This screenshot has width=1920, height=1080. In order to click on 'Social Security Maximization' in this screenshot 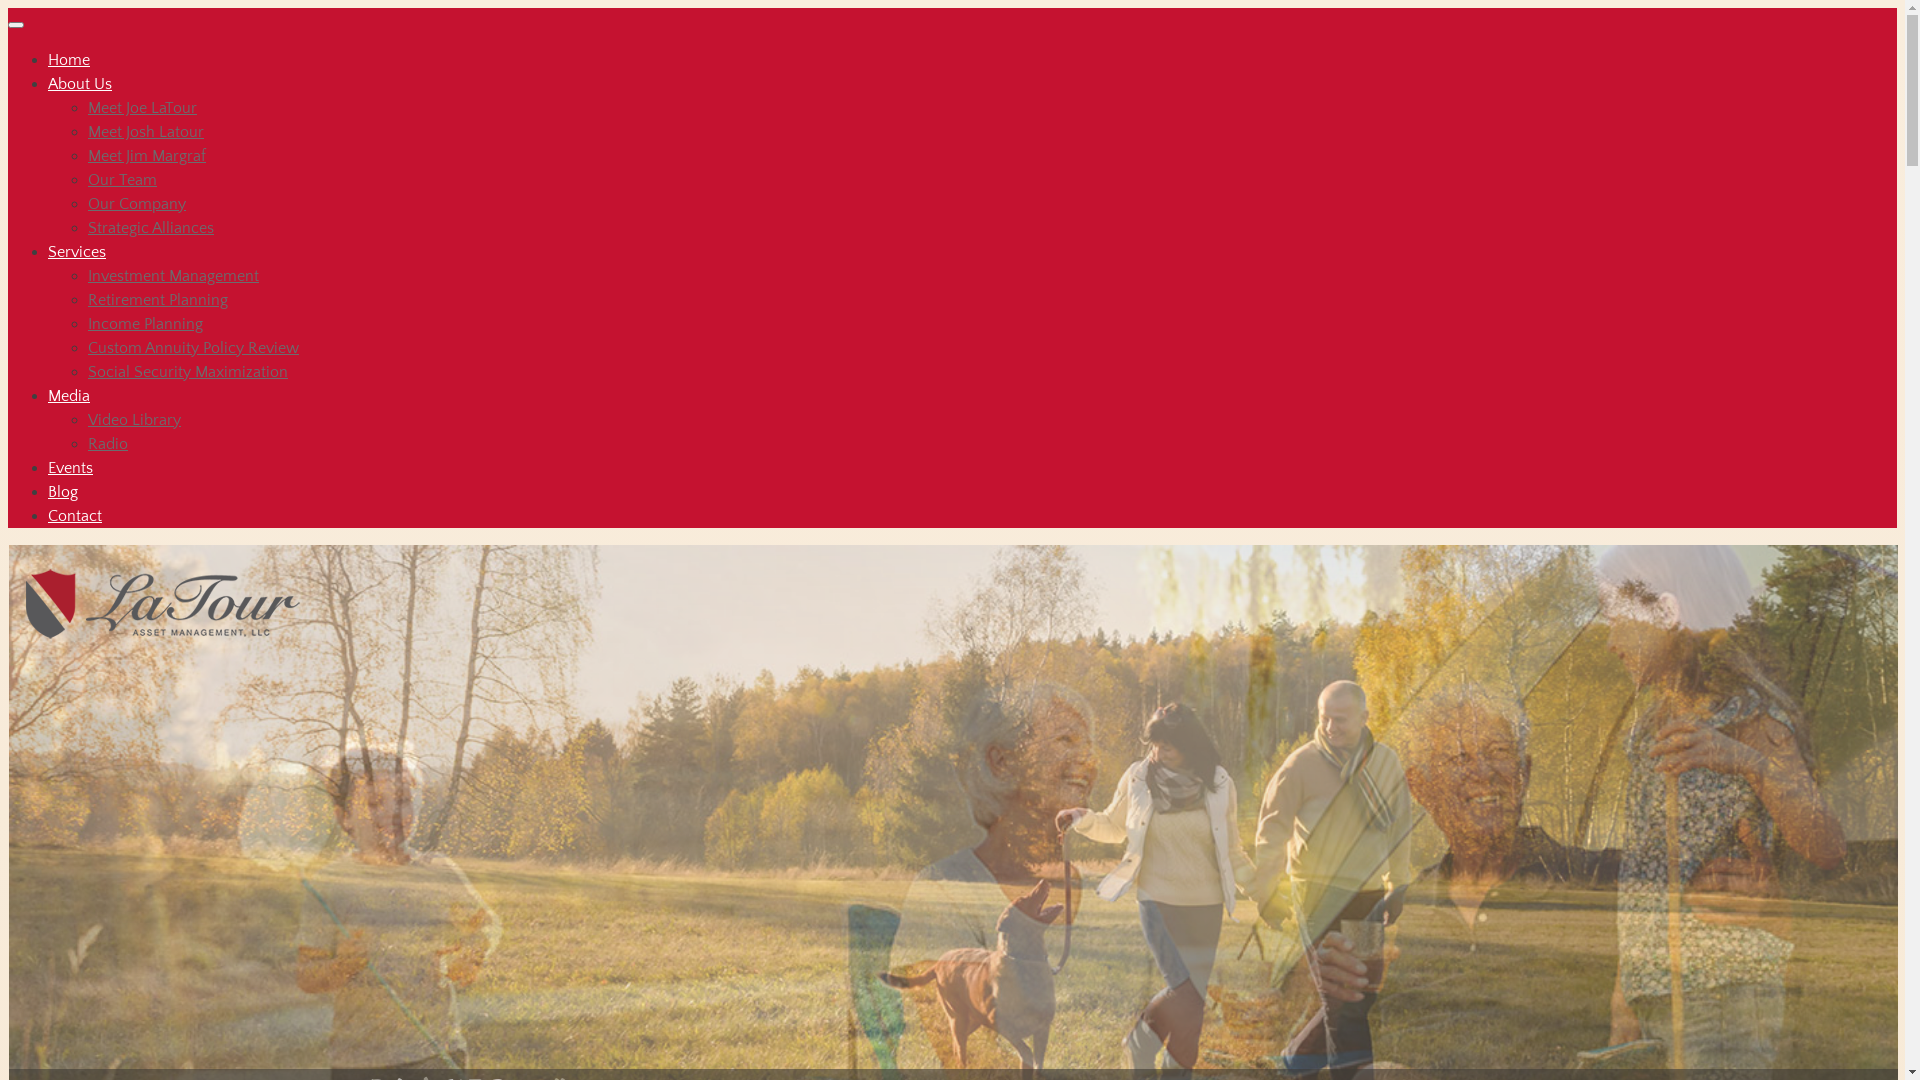, I will do `click(187, 371)`.